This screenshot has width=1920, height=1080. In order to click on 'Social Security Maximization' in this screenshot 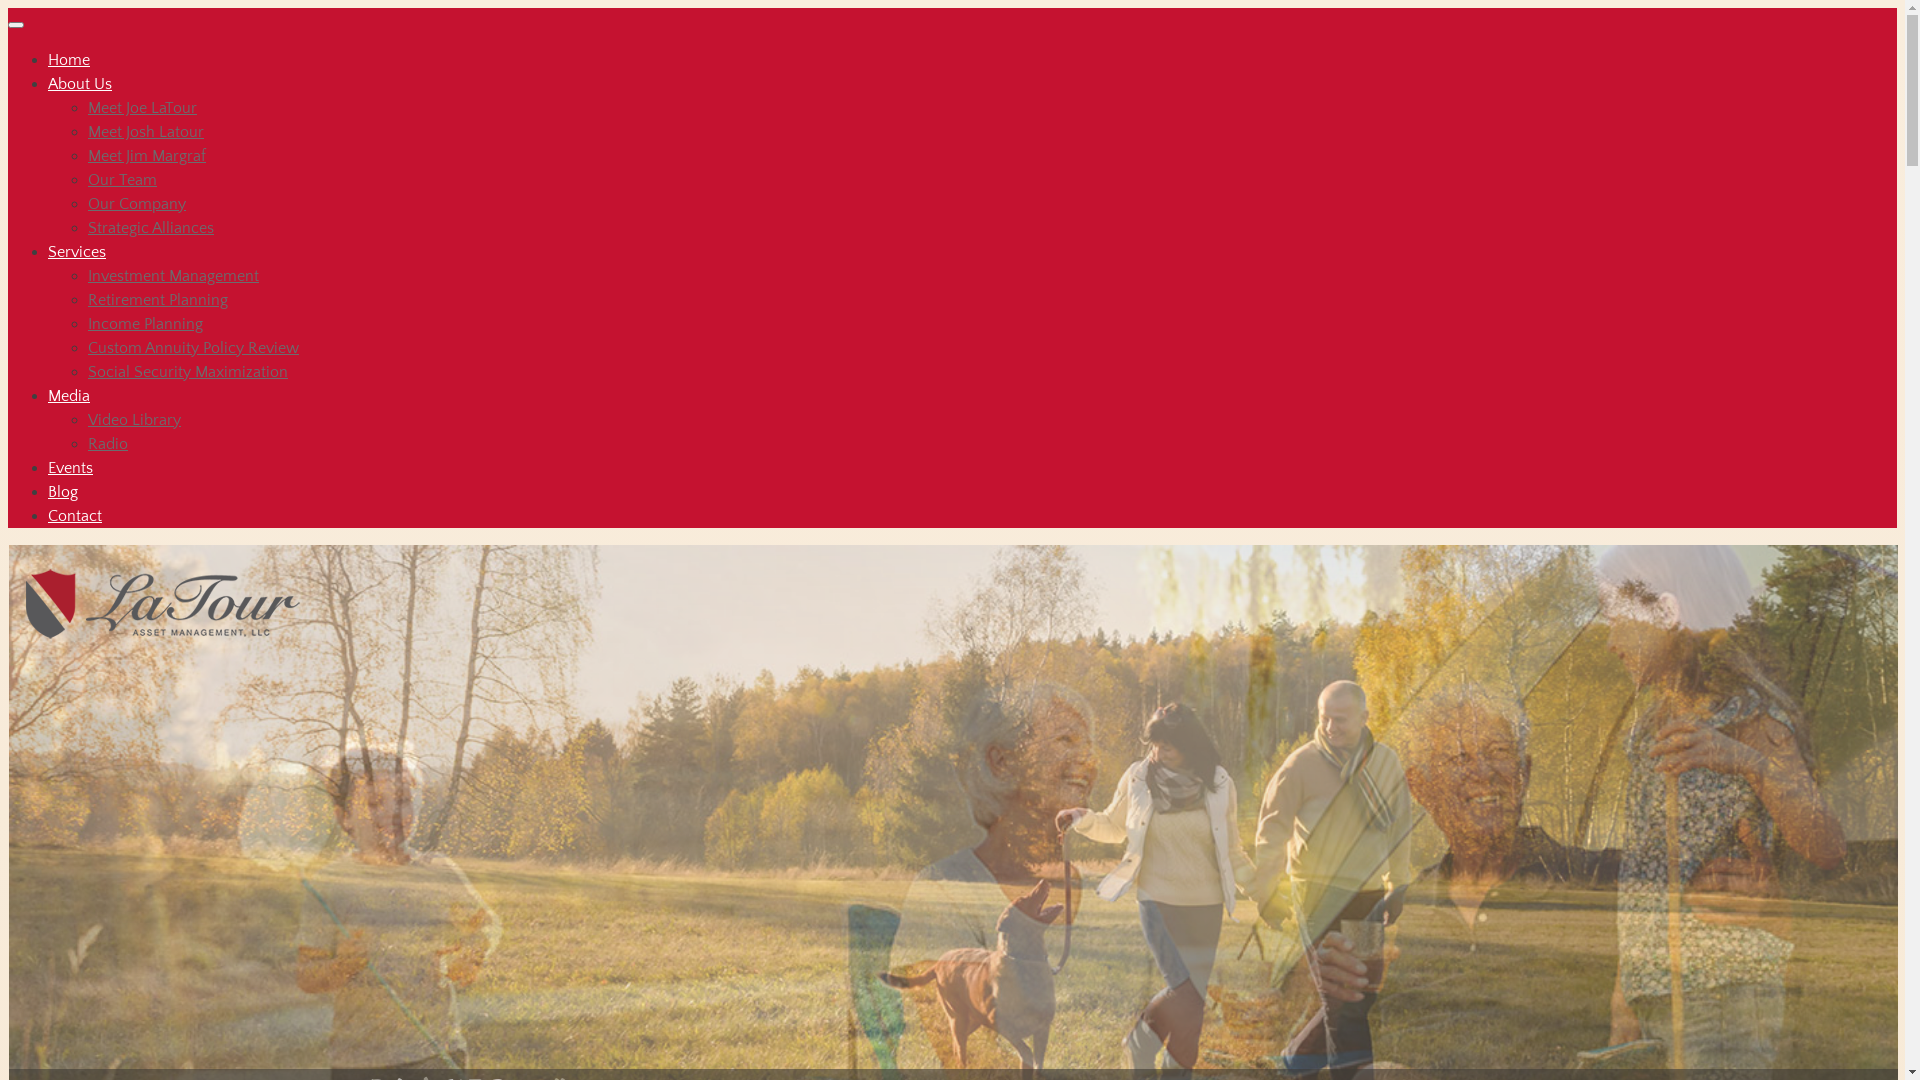, I will do `click(187, 371)`.